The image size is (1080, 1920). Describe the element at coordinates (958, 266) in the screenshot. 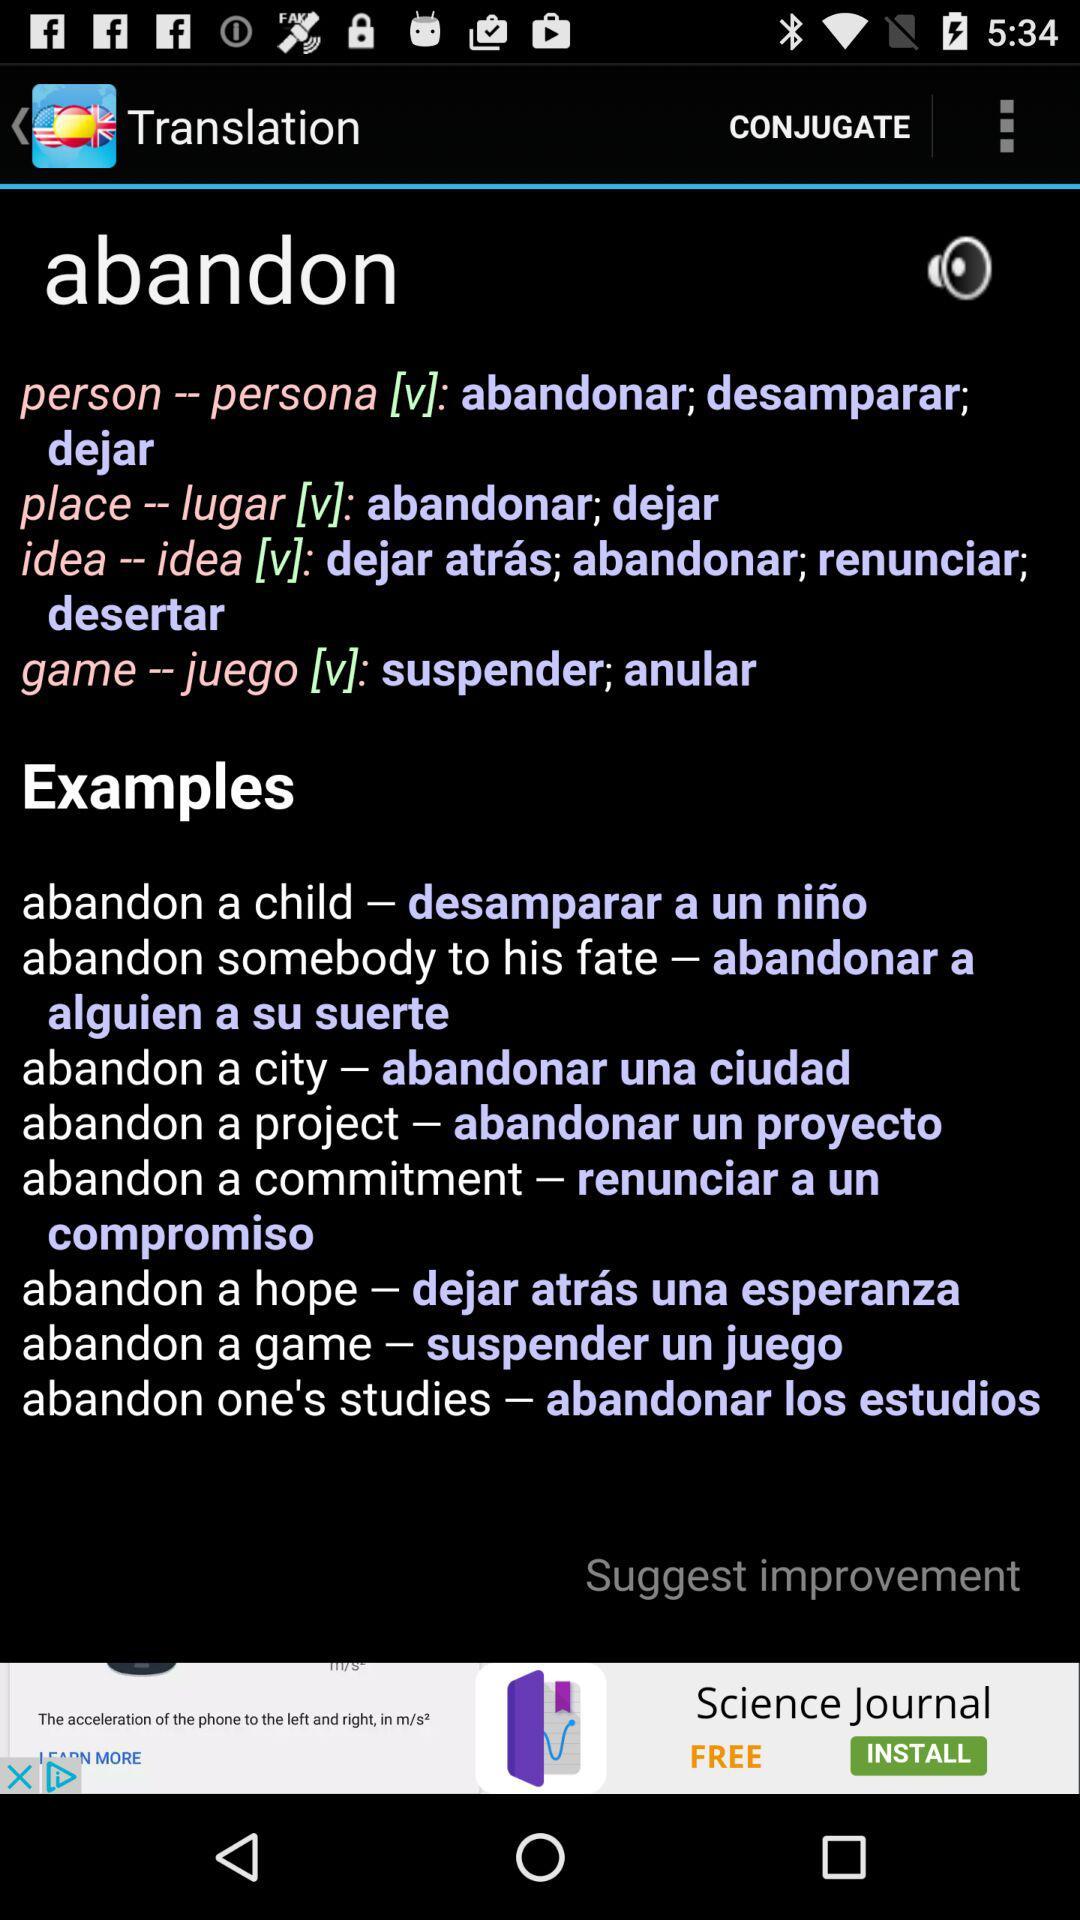

I see `sound option` at that location.